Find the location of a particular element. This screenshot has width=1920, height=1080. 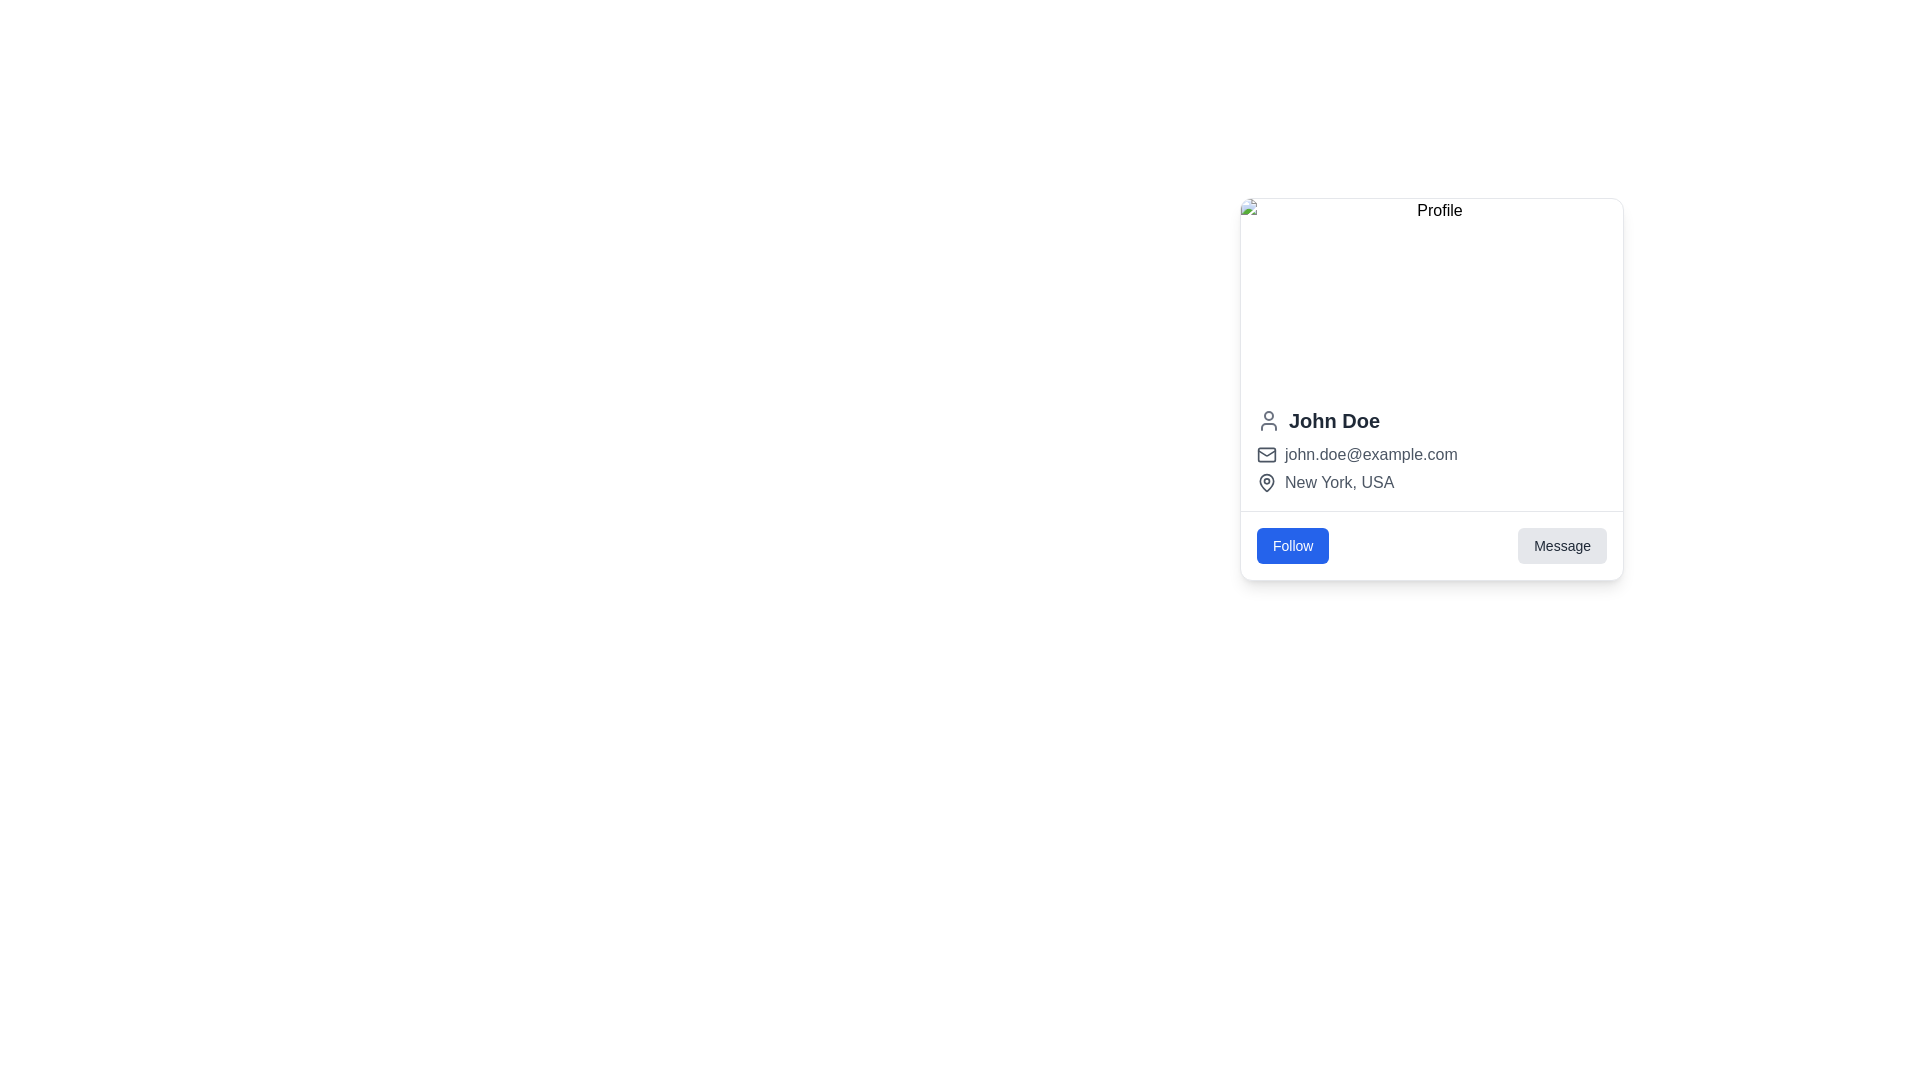

the user icon avatar for 'John Doe', which is a minimalistic gray SVG representation of a person located on the left side of the text is located at coordinates (1267, 419).